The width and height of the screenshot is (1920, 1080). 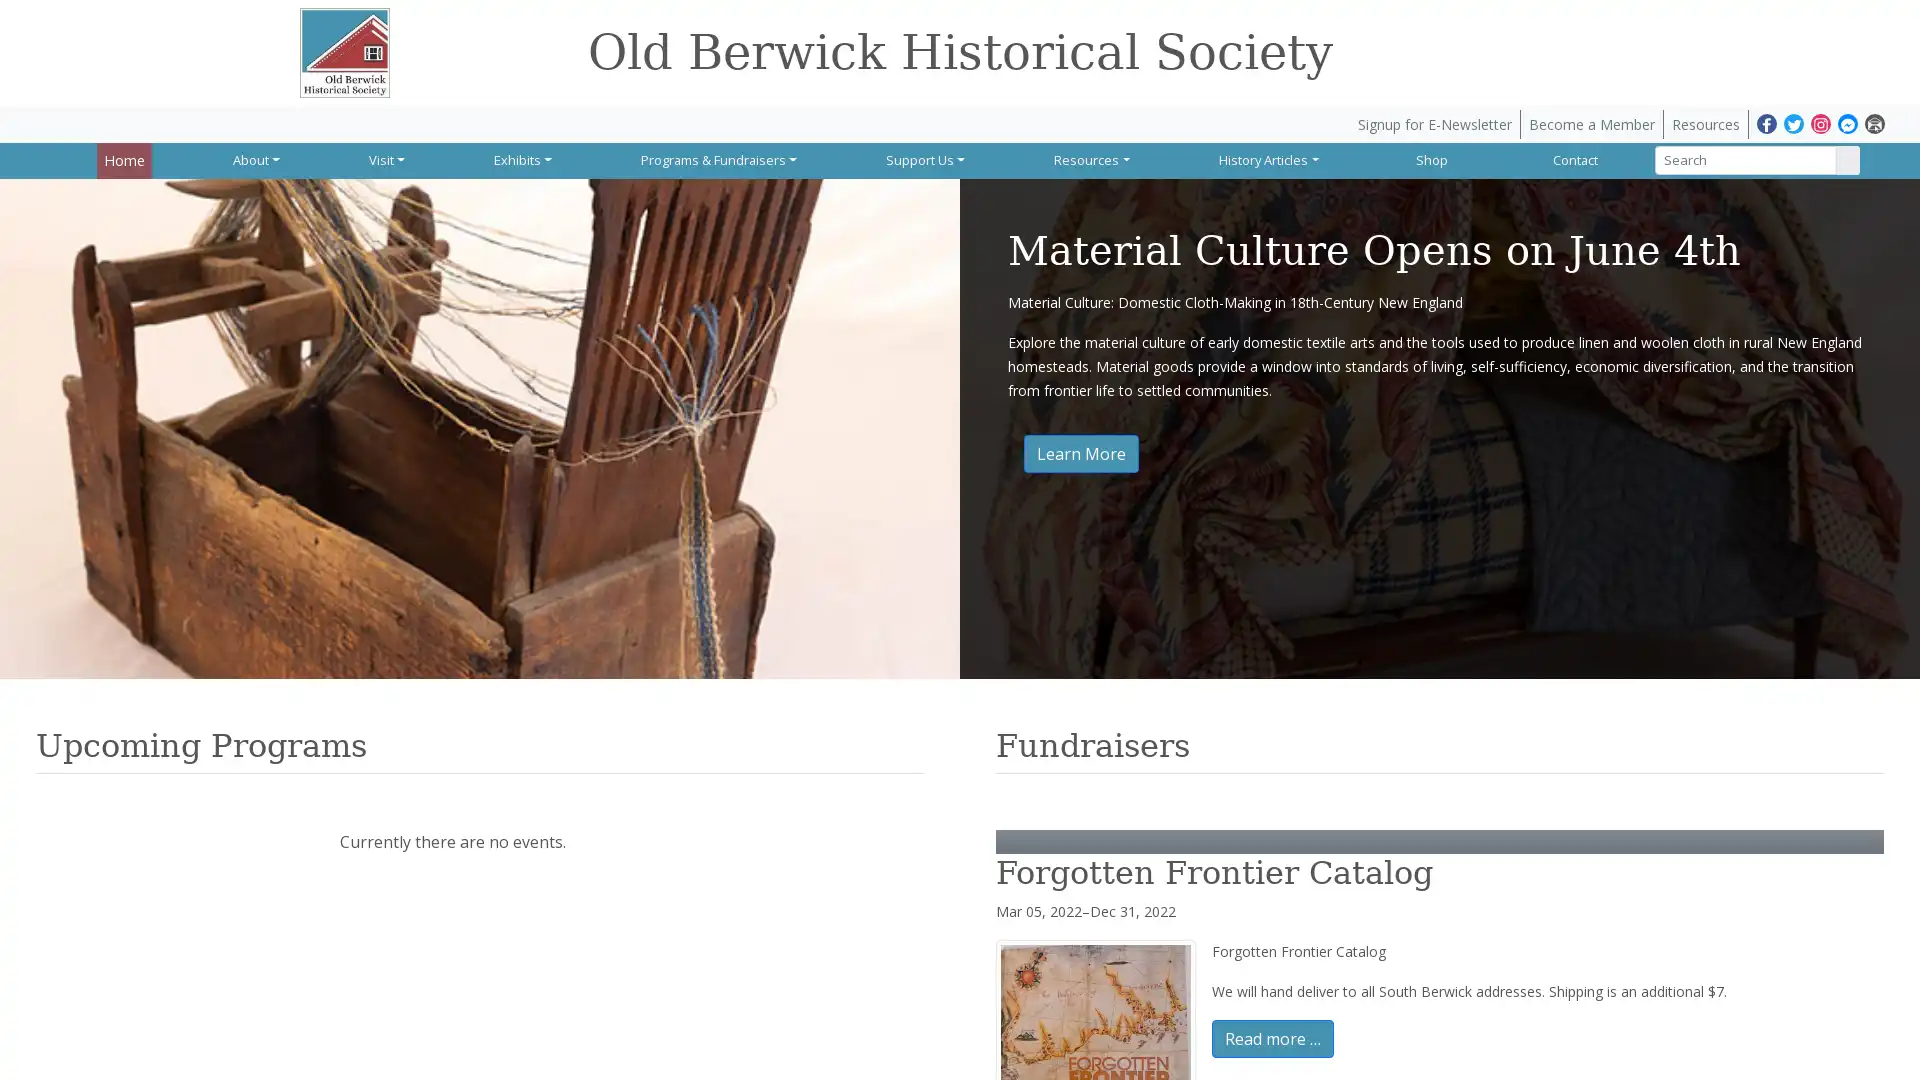 What do you see at coordinates (1087, 158) in the screenshot?
I see `Resources` at bounding box center [1087, 158].